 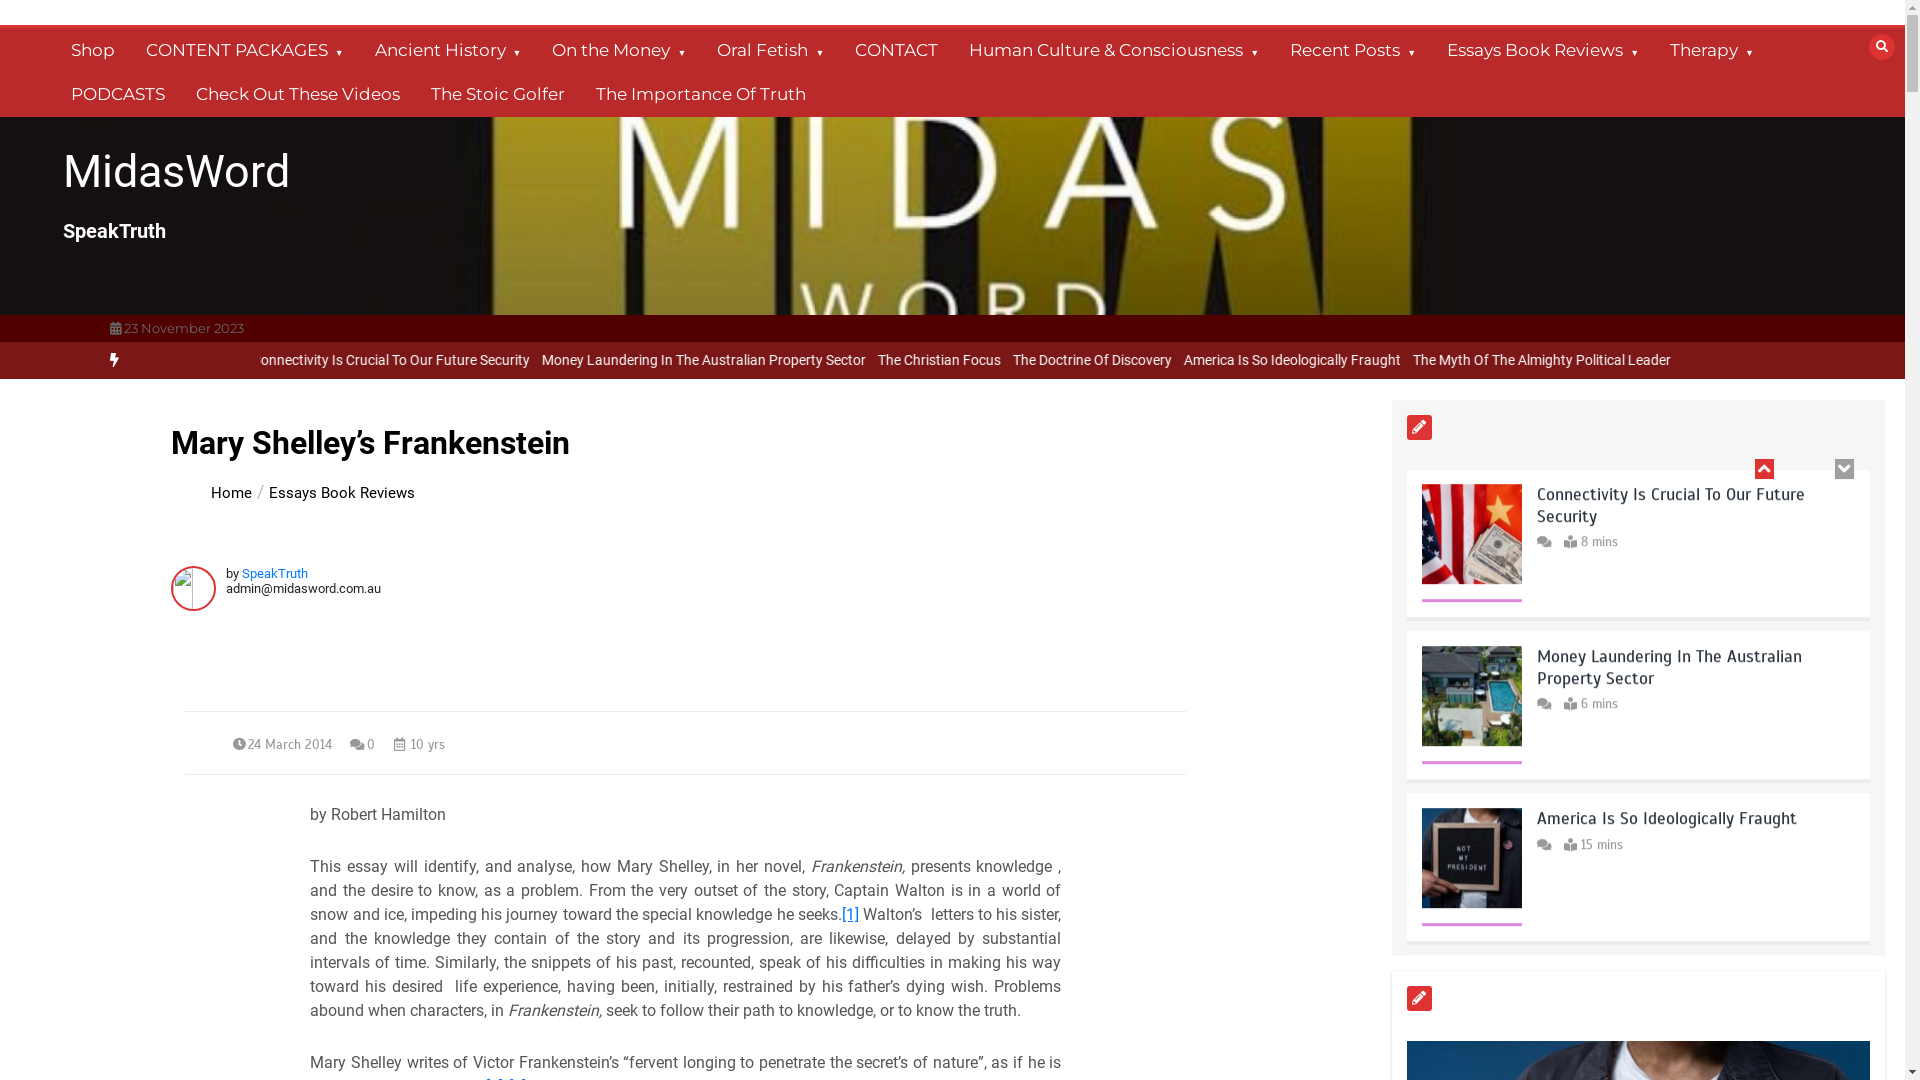 I want to click on 'Recent Posts', so click(x=1353, y=49).